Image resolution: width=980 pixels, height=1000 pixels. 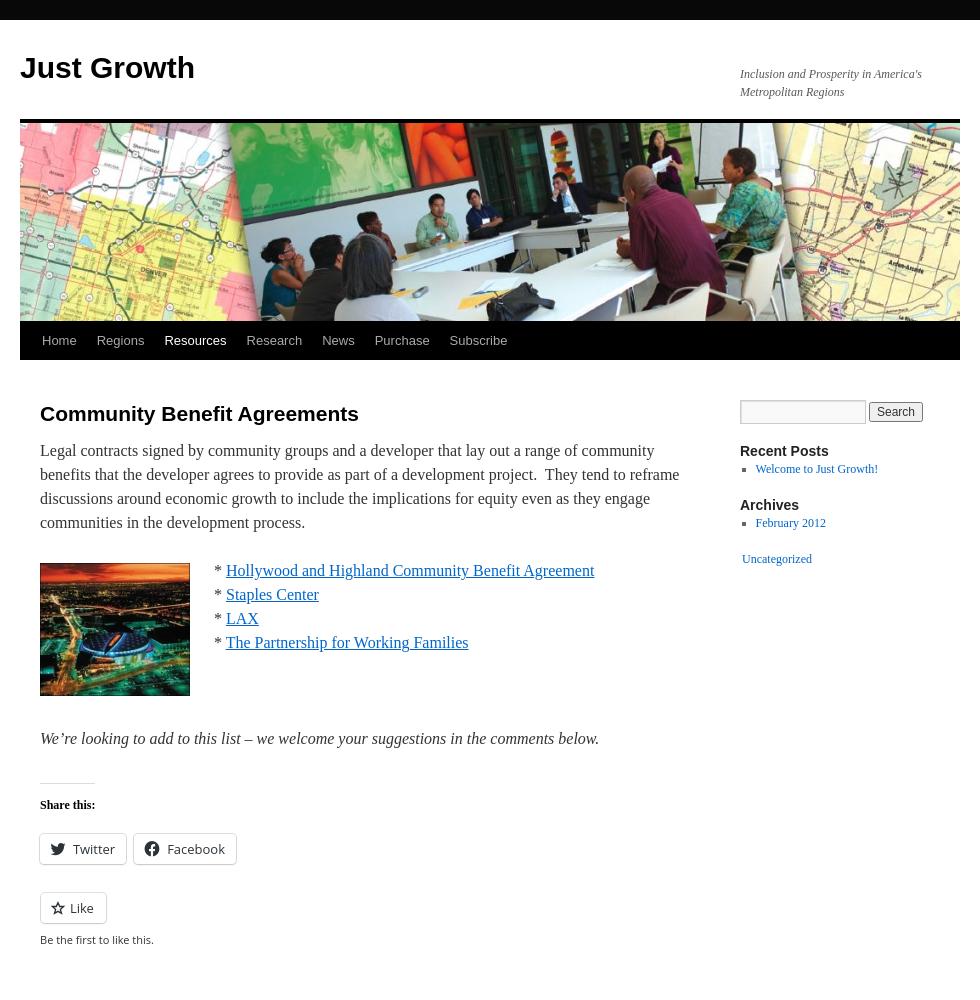 What do you see at coordinates (816, 468) in the screenshot?
I see `'Welcome to Just Growth!'` at bounding box center [816, 468].